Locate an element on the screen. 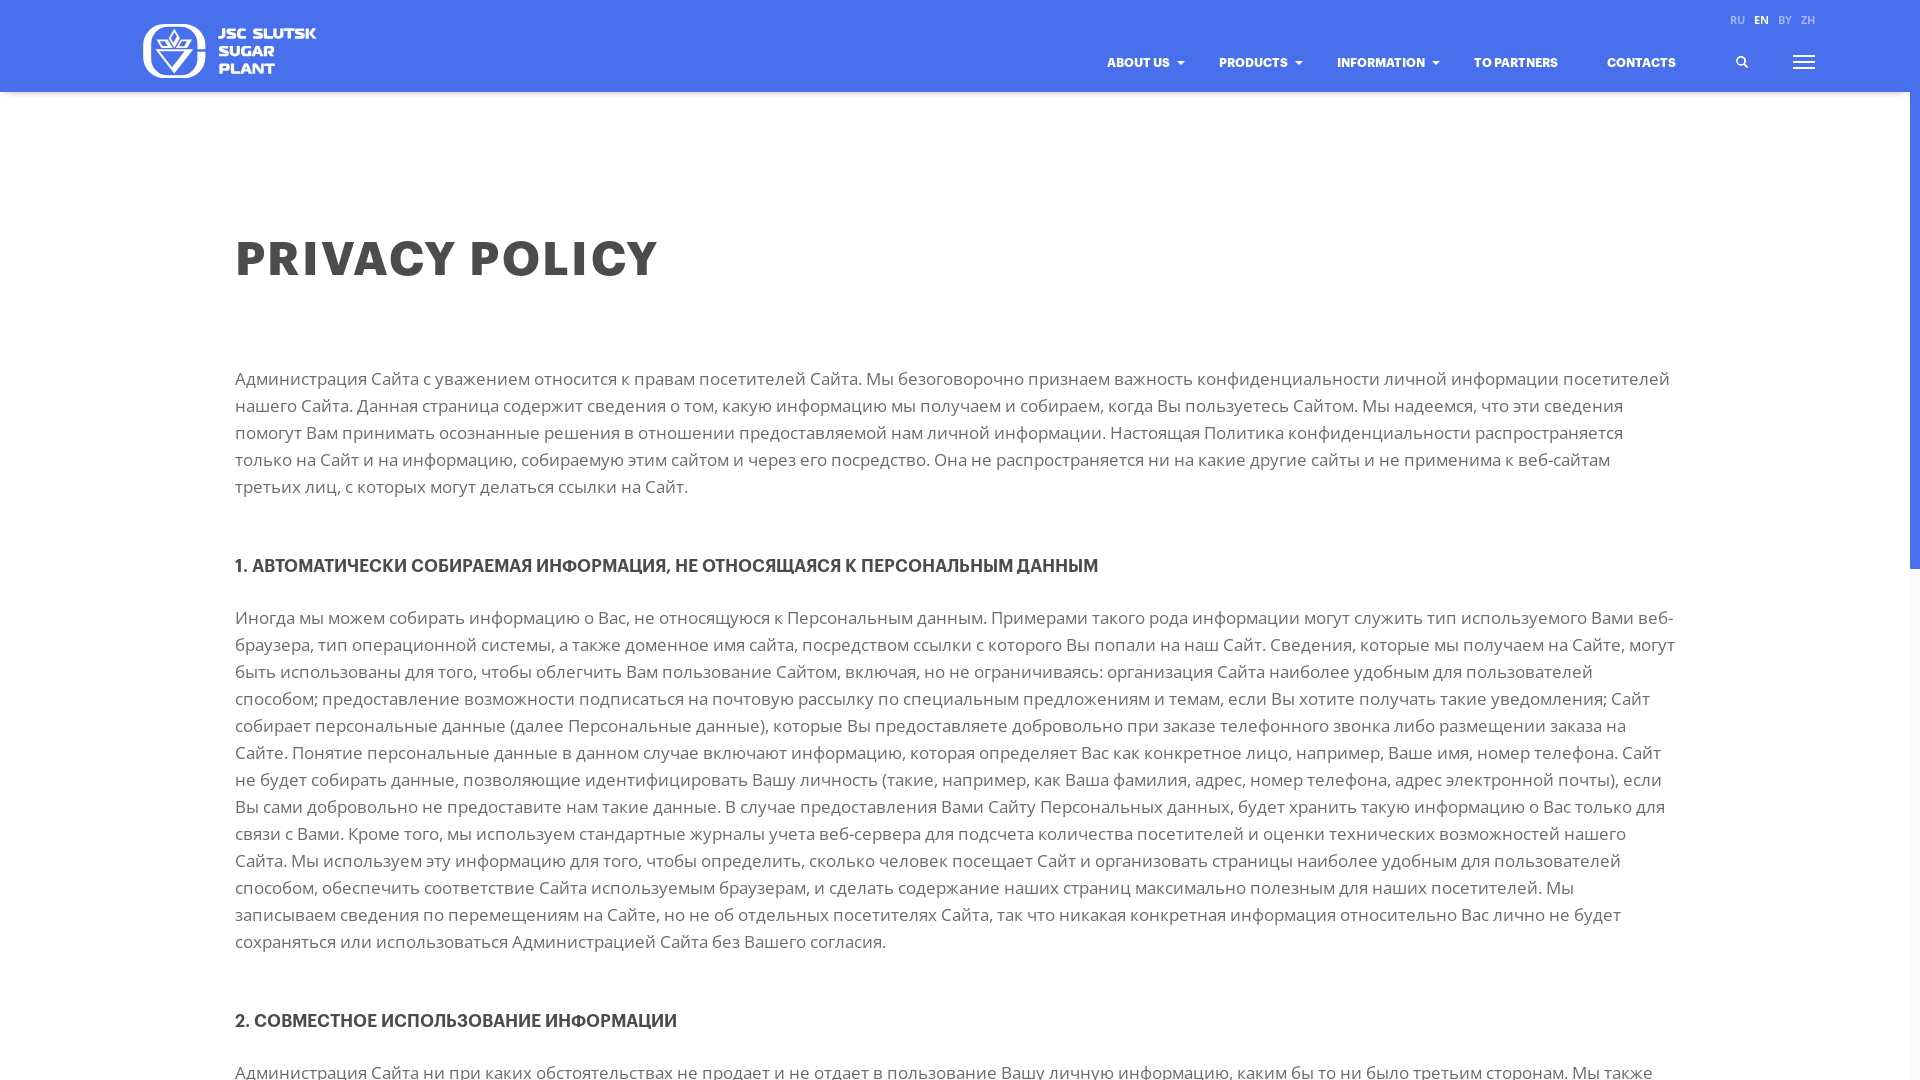  'EN' is located at coordinates (1761, 19).